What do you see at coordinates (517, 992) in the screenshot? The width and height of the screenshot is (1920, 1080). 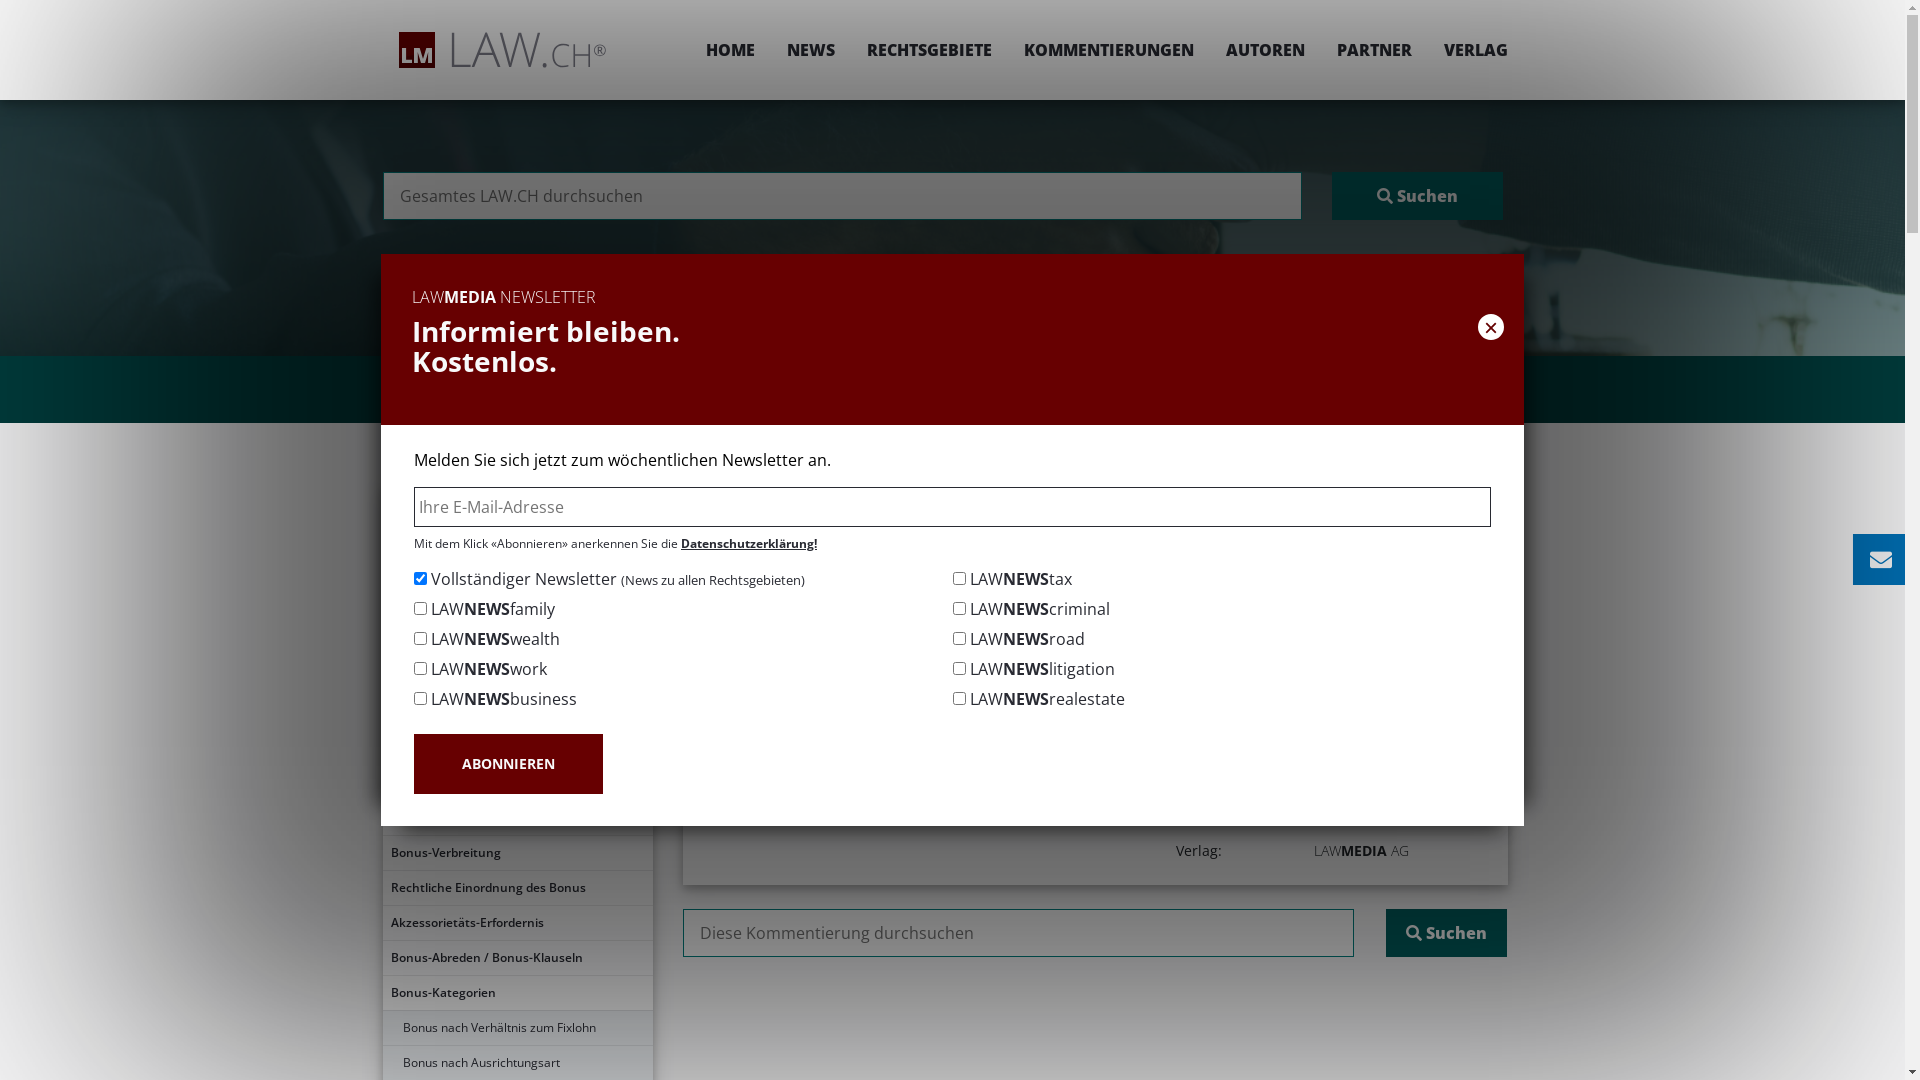 I see `'Bonus-Kategorien'` at bounding box center [517, 992].